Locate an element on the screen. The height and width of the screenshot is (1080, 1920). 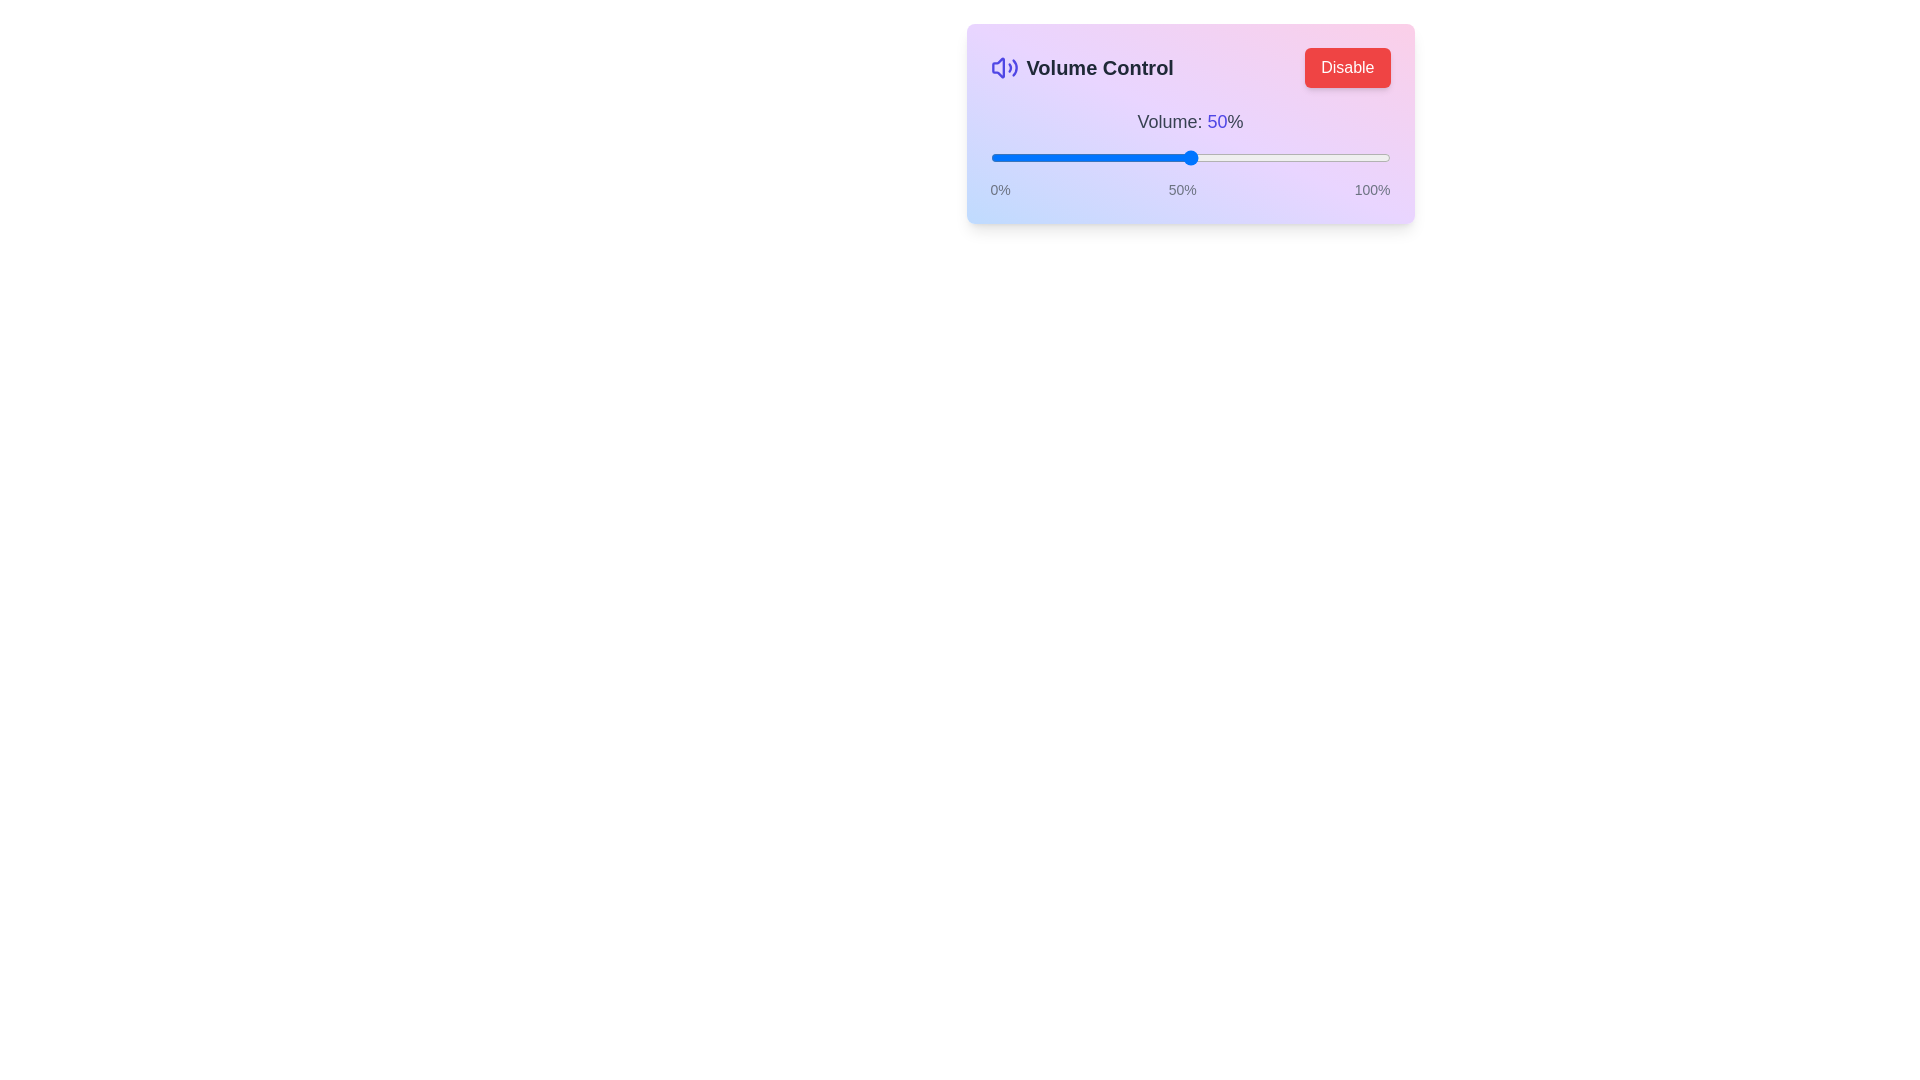
the volume is located at coordinates (1126, 157).